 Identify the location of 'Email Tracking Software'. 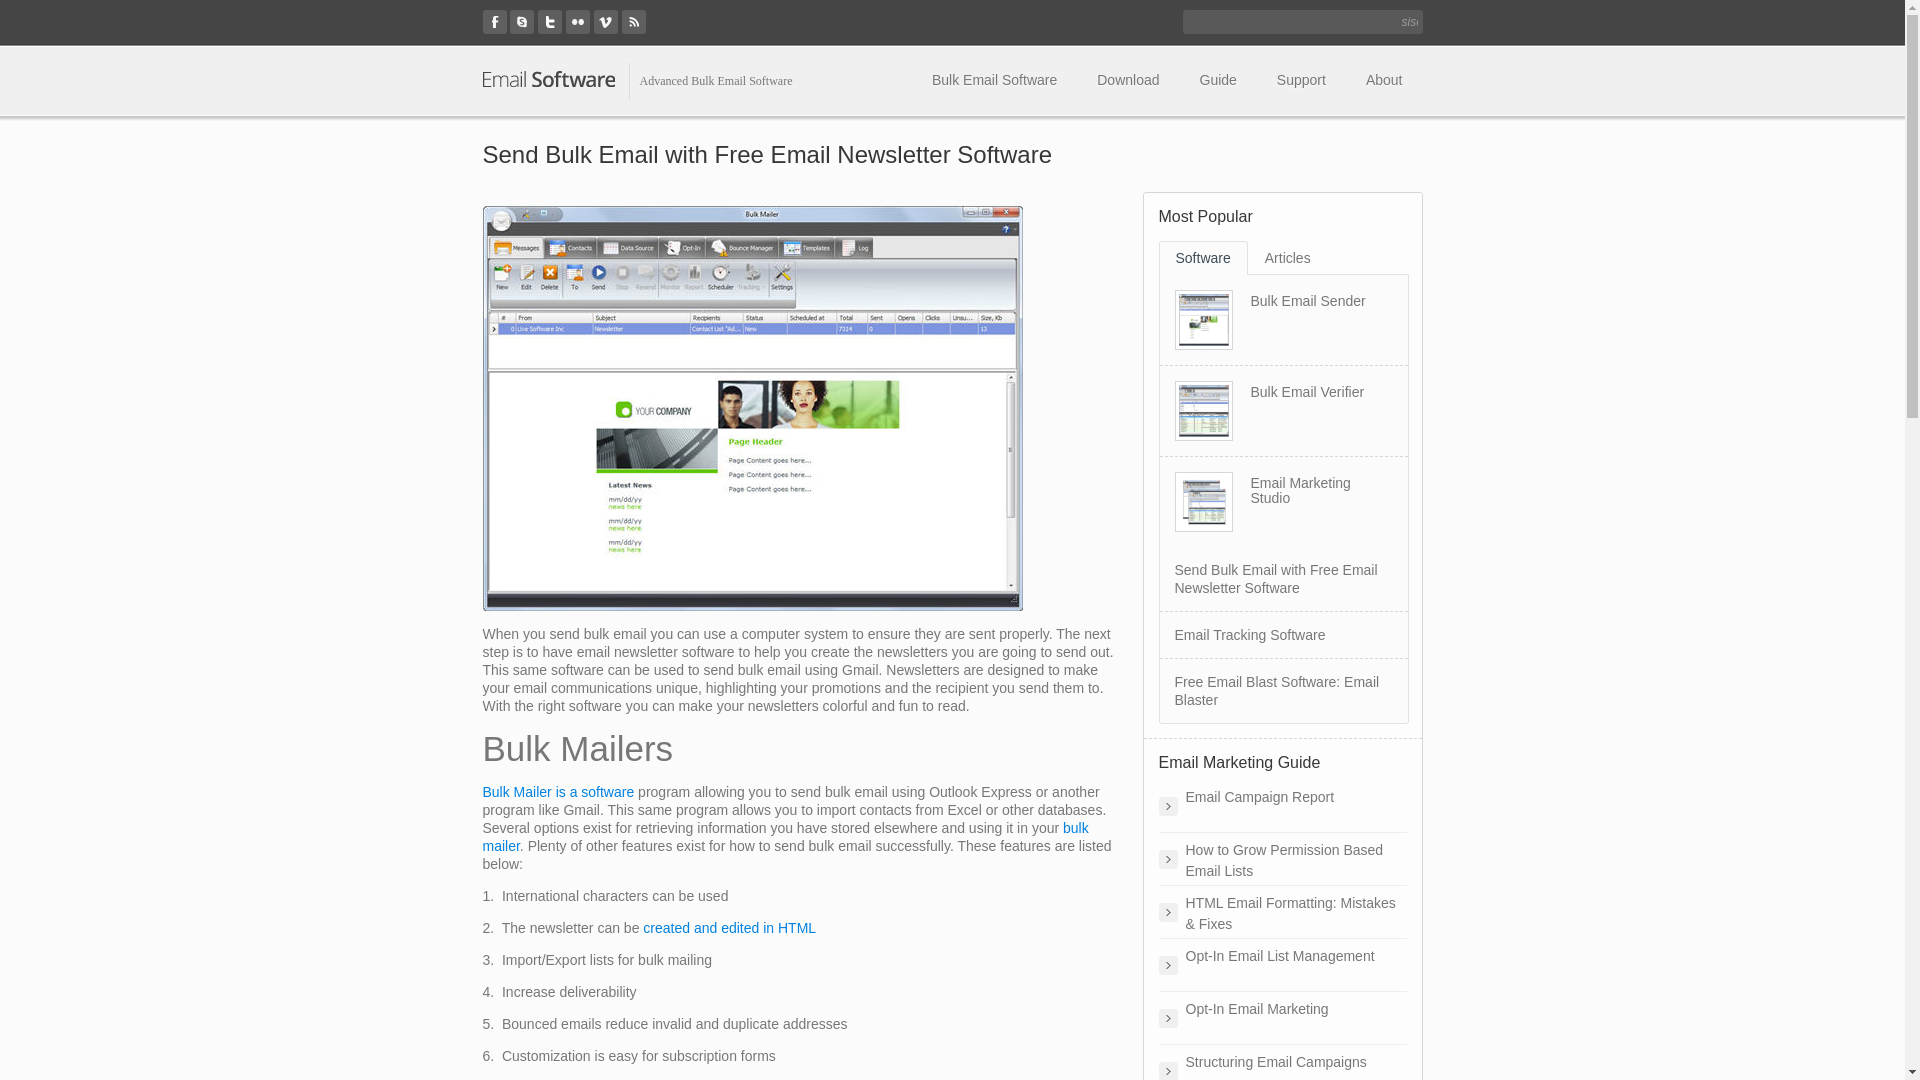
(1248, 635).